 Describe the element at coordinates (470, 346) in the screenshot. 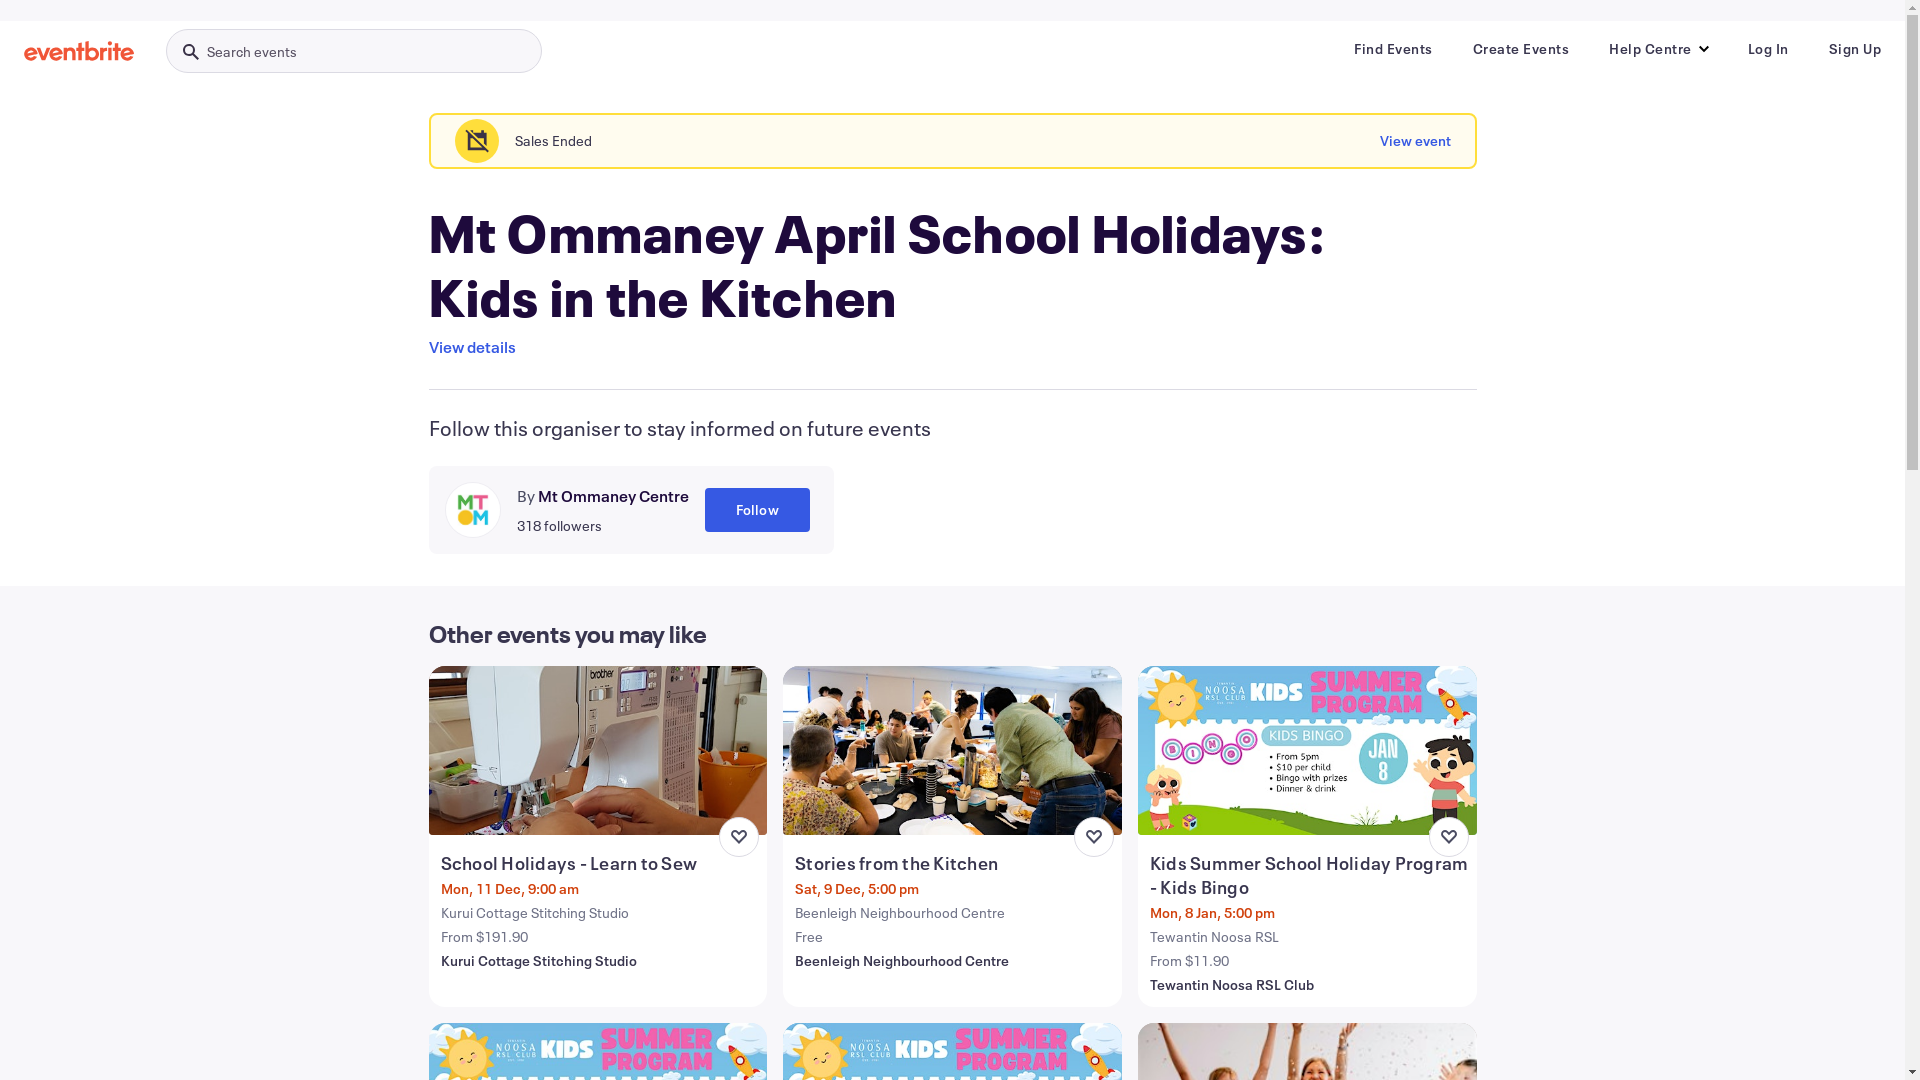

I see `'View details'` at that location.